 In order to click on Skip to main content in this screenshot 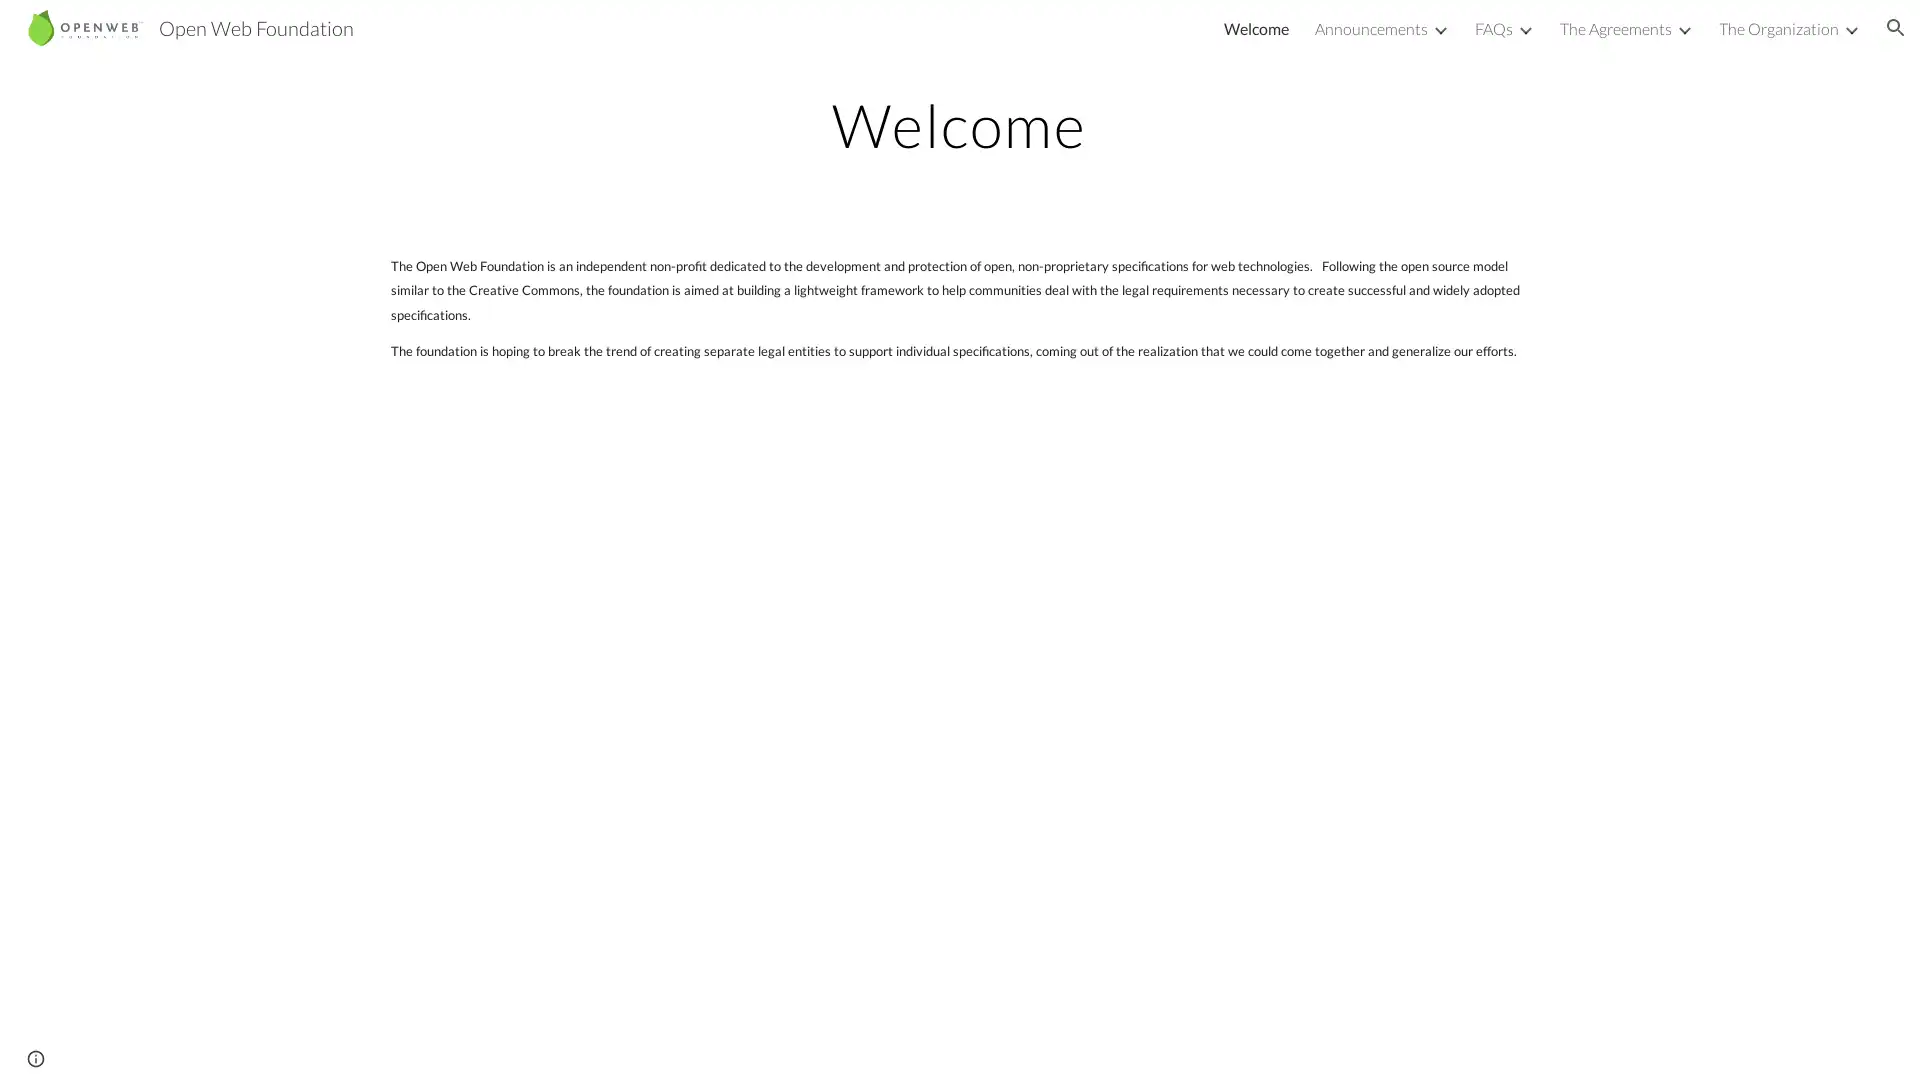, I will do `click(787, 37)`.